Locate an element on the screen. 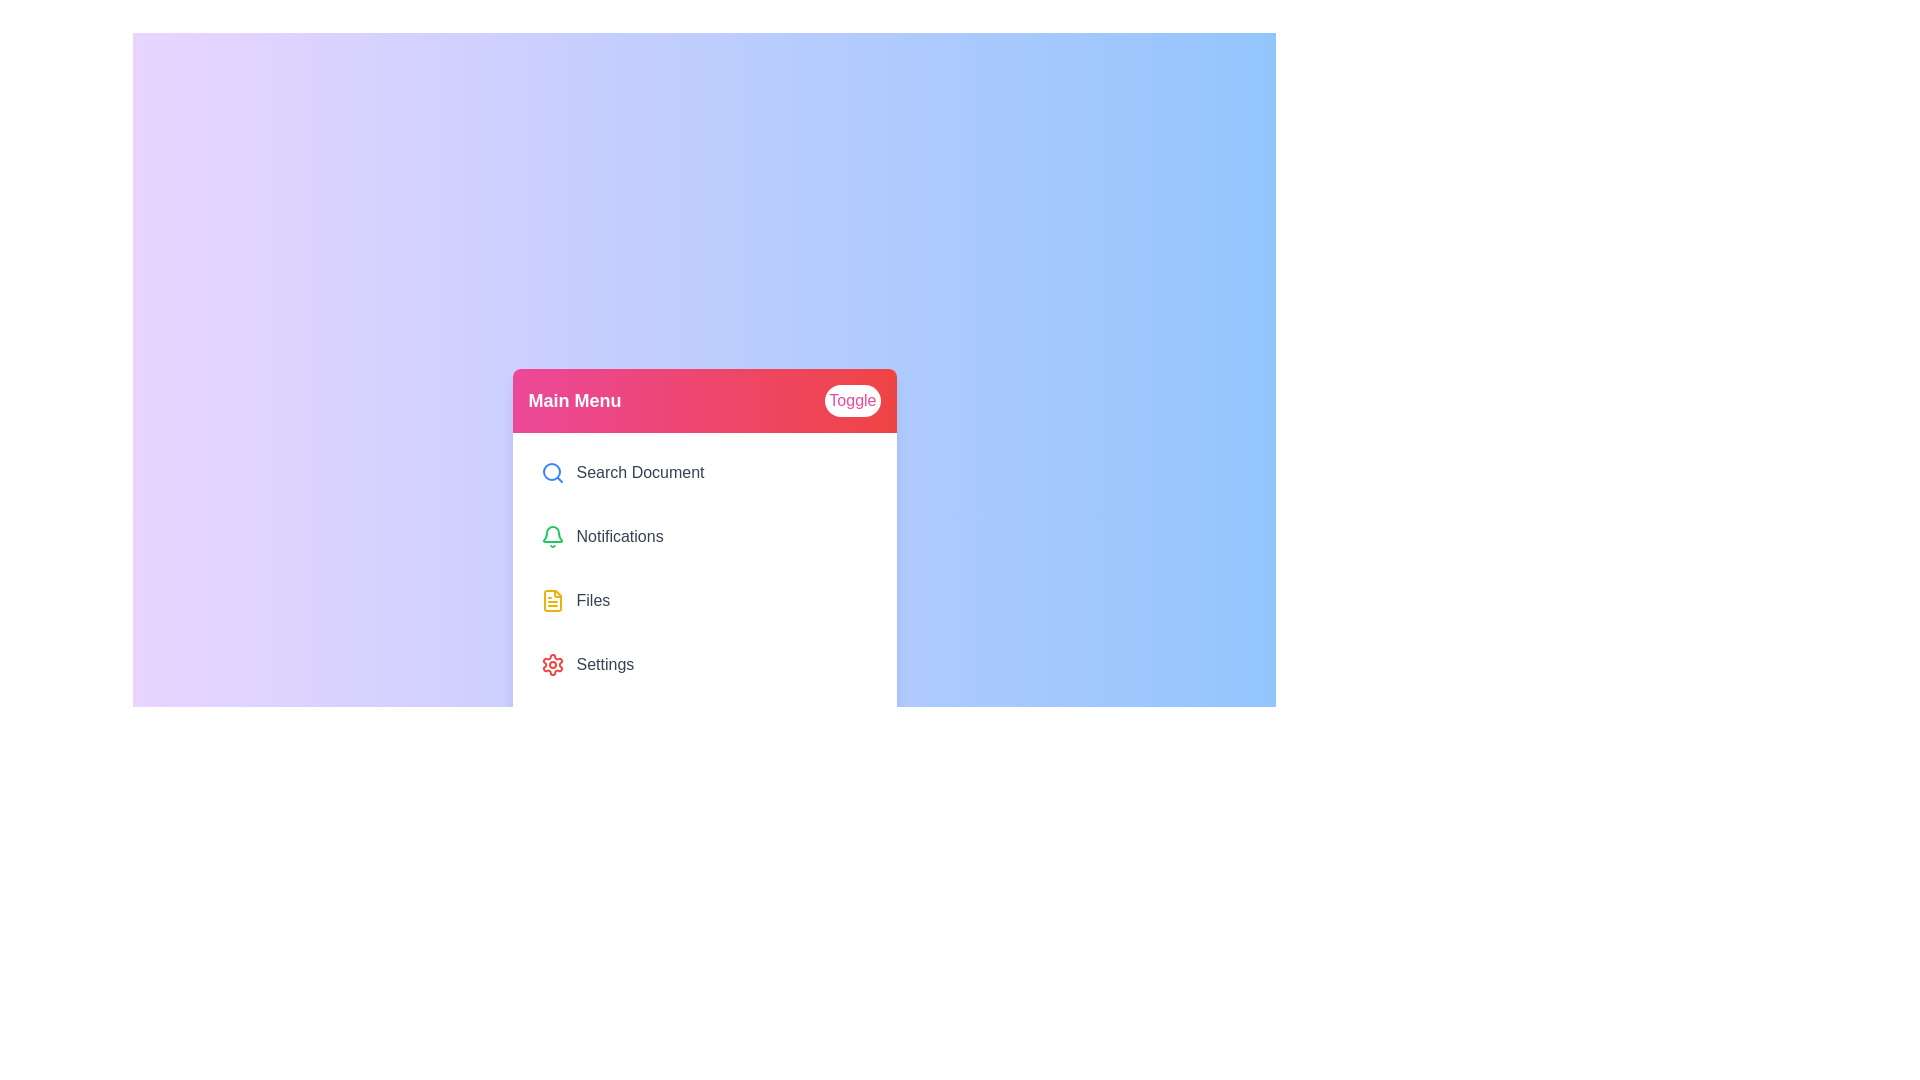 This screenshot has width=1920, height=1080. the menu item labeled Notifications is located at coordinates (704, 535).